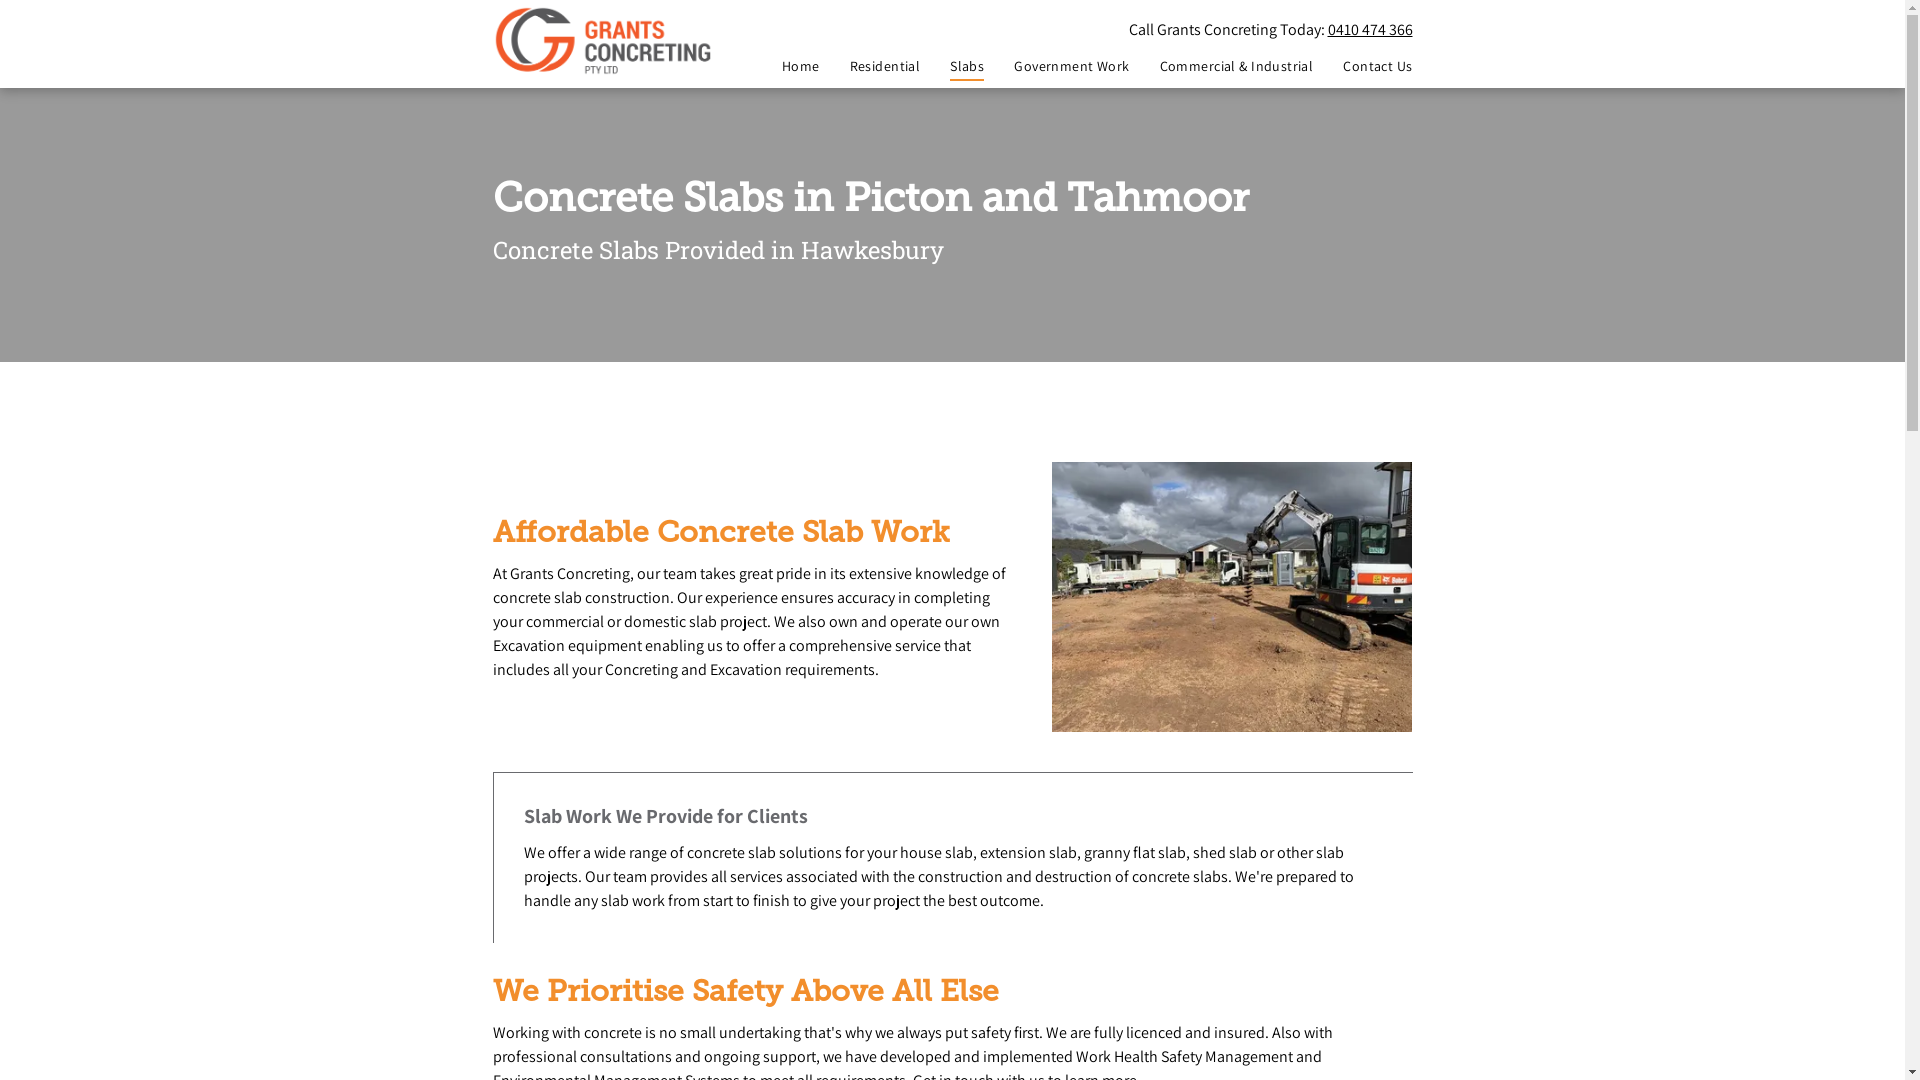  What do you see at coordinates (919, 65) in the screenshot?
I see `'Slabs'` at bounding box center [919, 65].